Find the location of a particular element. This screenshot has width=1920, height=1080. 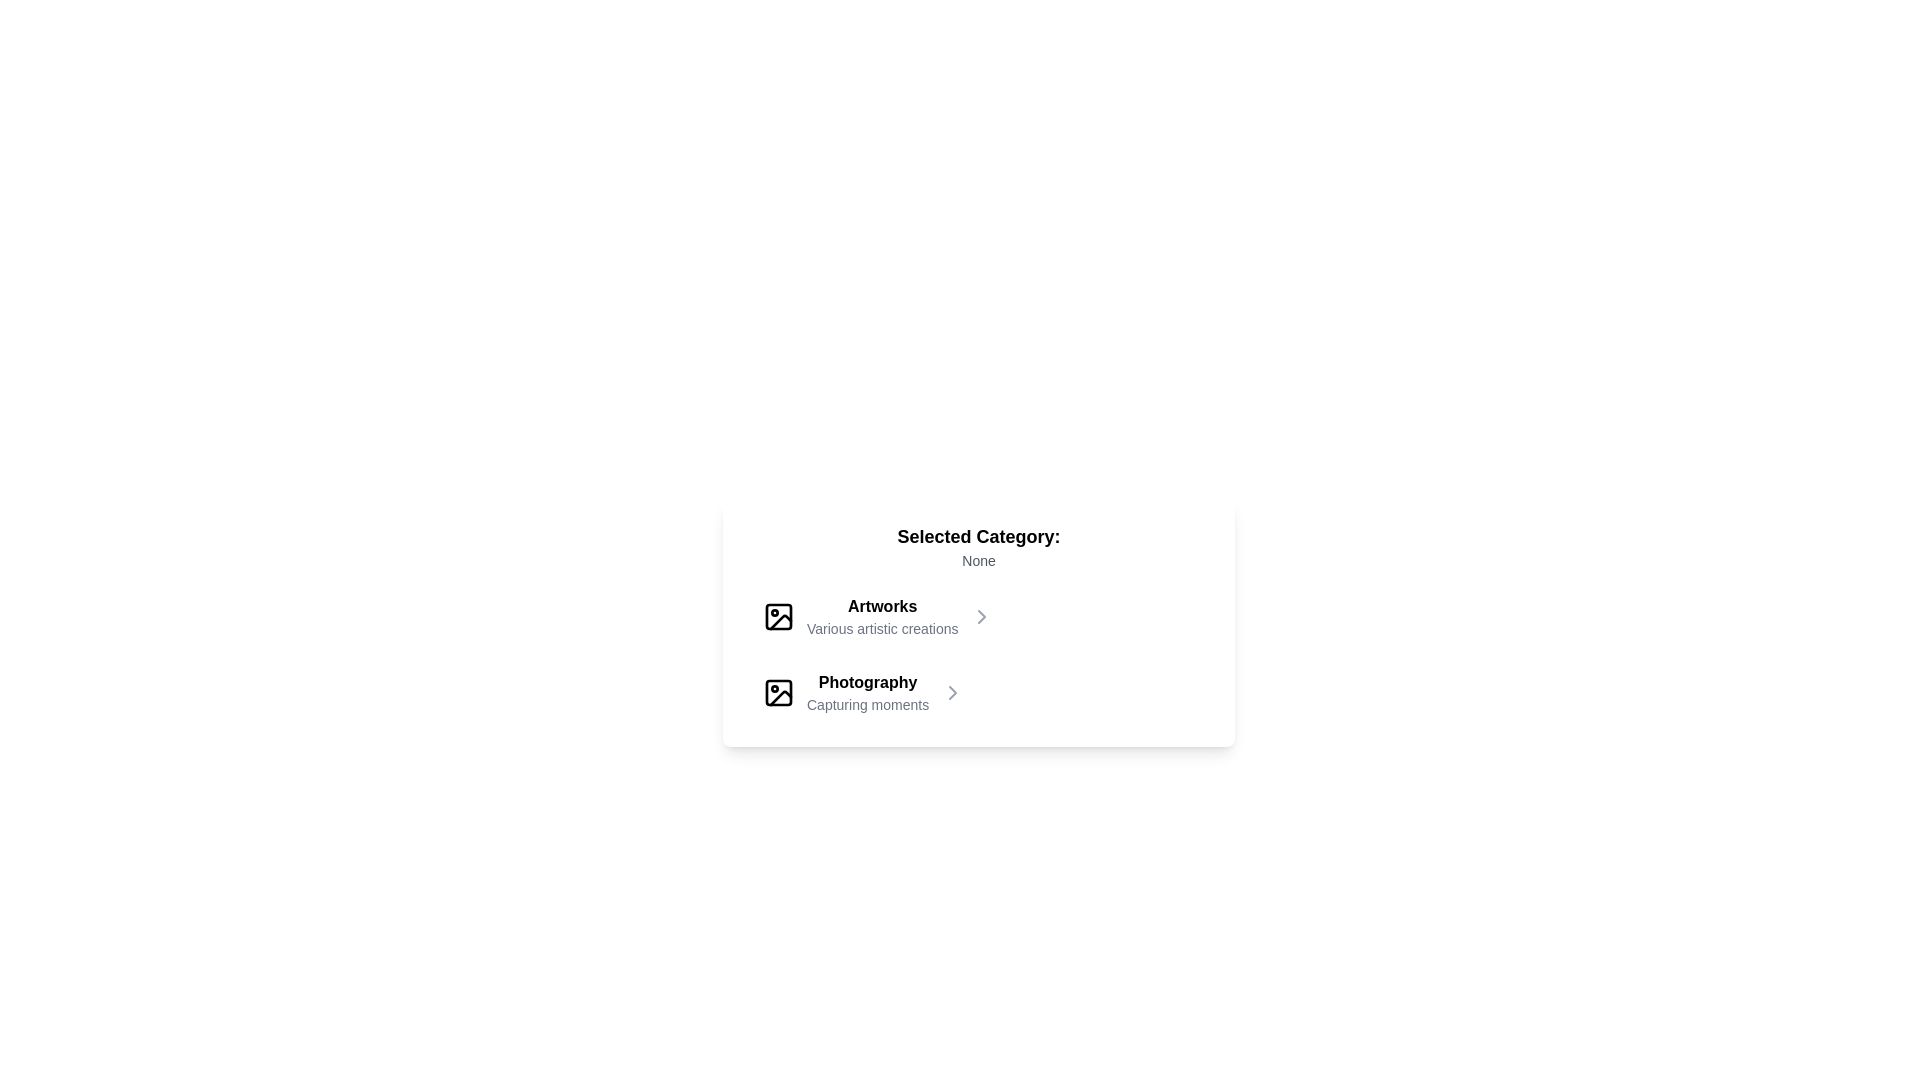

the center area of the 'Photography' category text label is located at coordinates (868, 692).